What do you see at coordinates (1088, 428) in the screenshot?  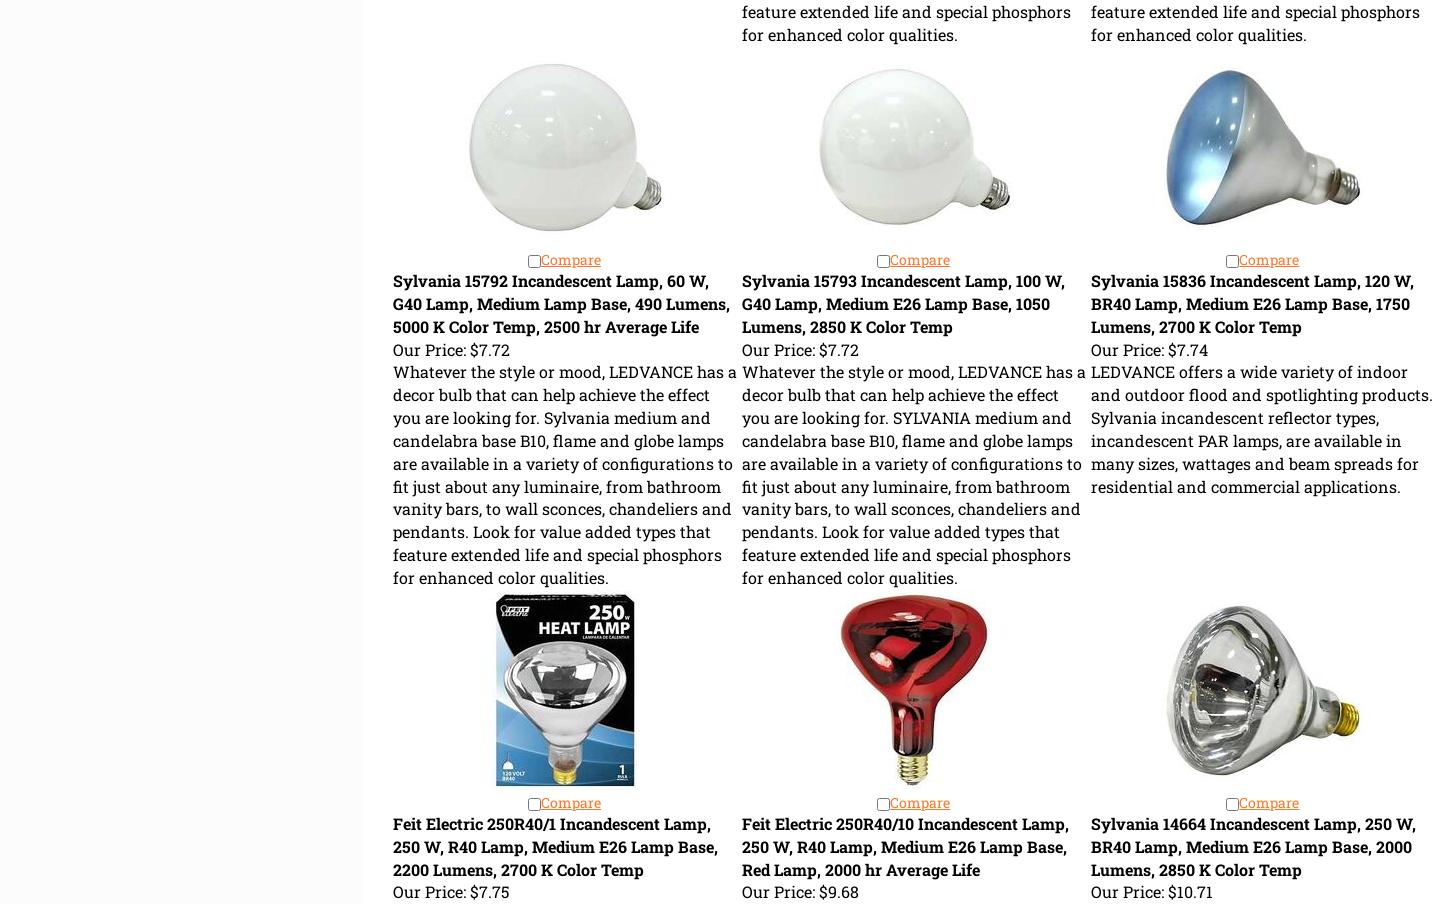 I see `'LEDVANCE offers a wide variety of indoor and outdoor flood and spotlighting products. Sylvania incandescent reflector types, incandescent PAR lamps, are available in many sizes, wattages and beam spreads for residential and commercial applications.'` at bounding box center [1088, 428].